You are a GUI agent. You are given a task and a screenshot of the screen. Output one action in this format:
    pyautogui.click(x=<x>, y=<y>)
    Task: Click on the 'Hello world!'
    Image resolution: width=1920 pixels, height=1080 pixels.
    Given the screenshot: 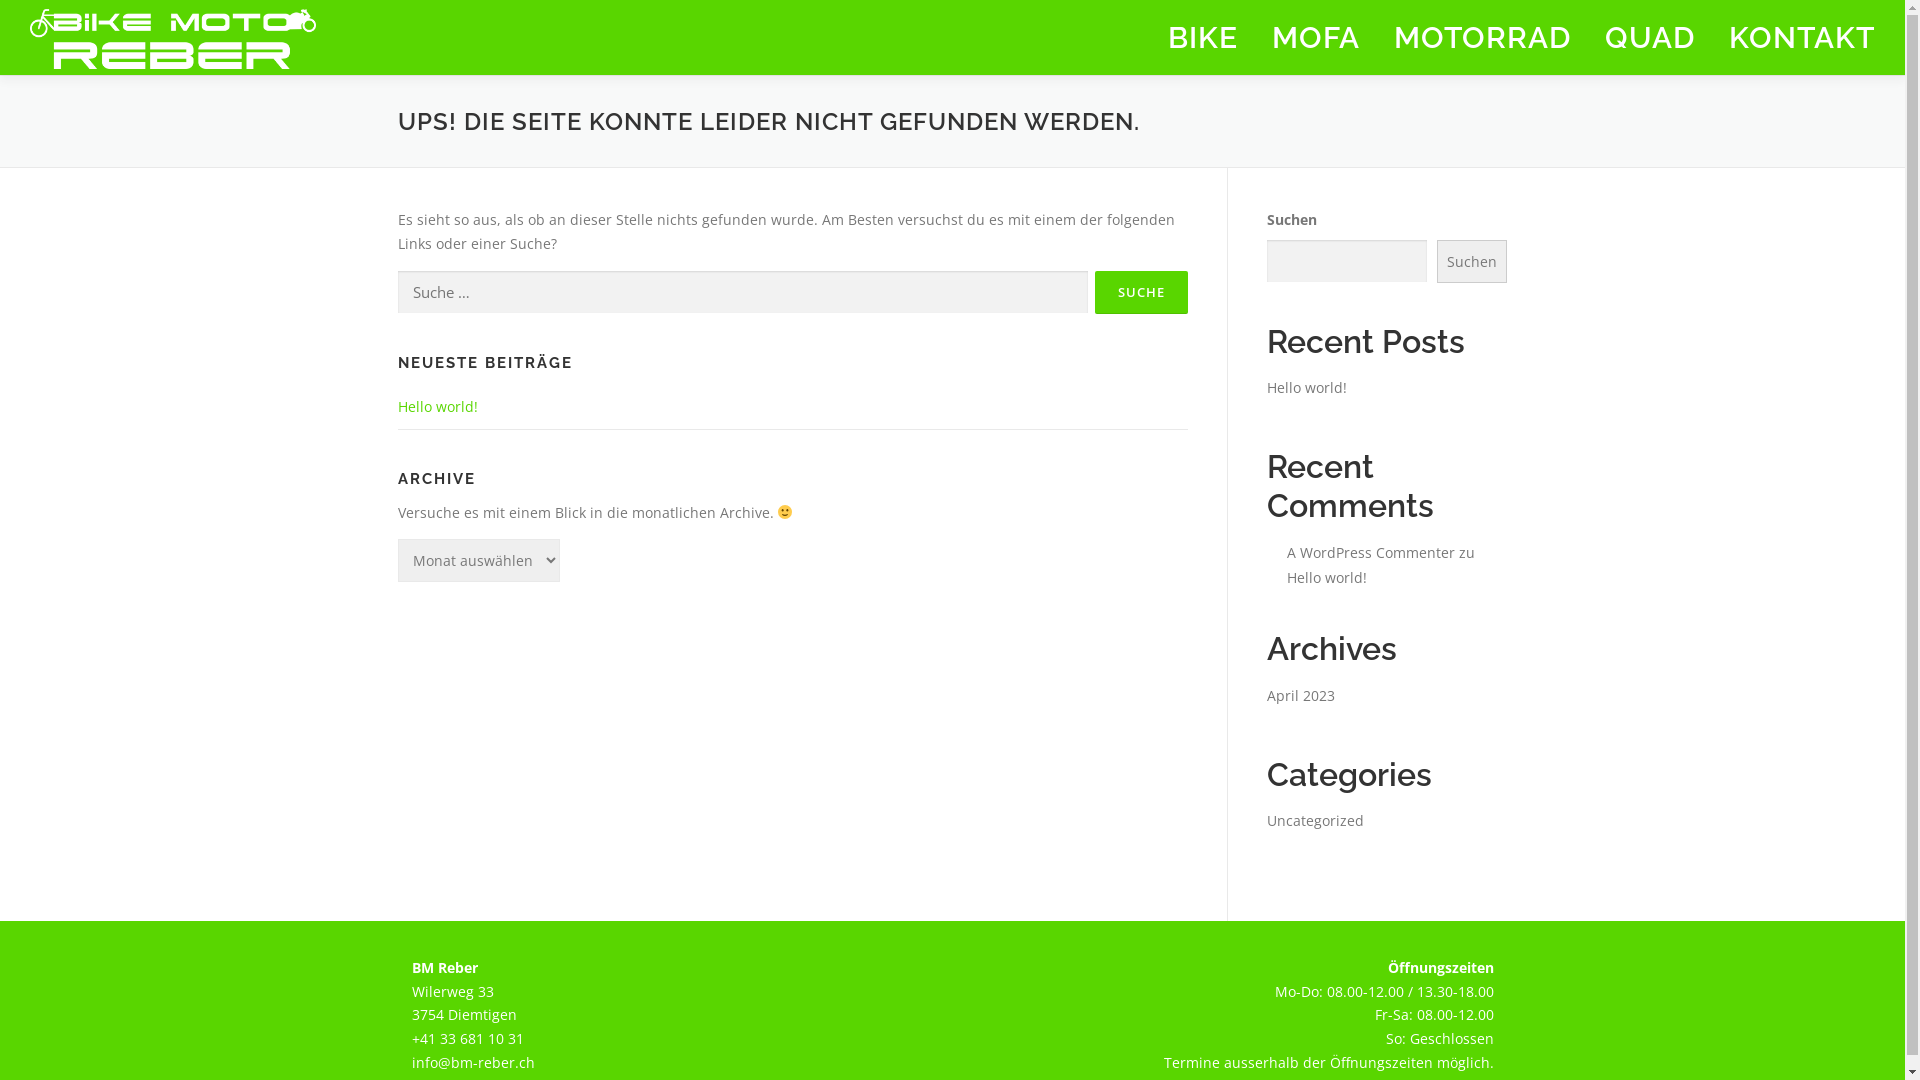 What is the action you would take?
    pyautogui.click(x=1325, y=577)
    